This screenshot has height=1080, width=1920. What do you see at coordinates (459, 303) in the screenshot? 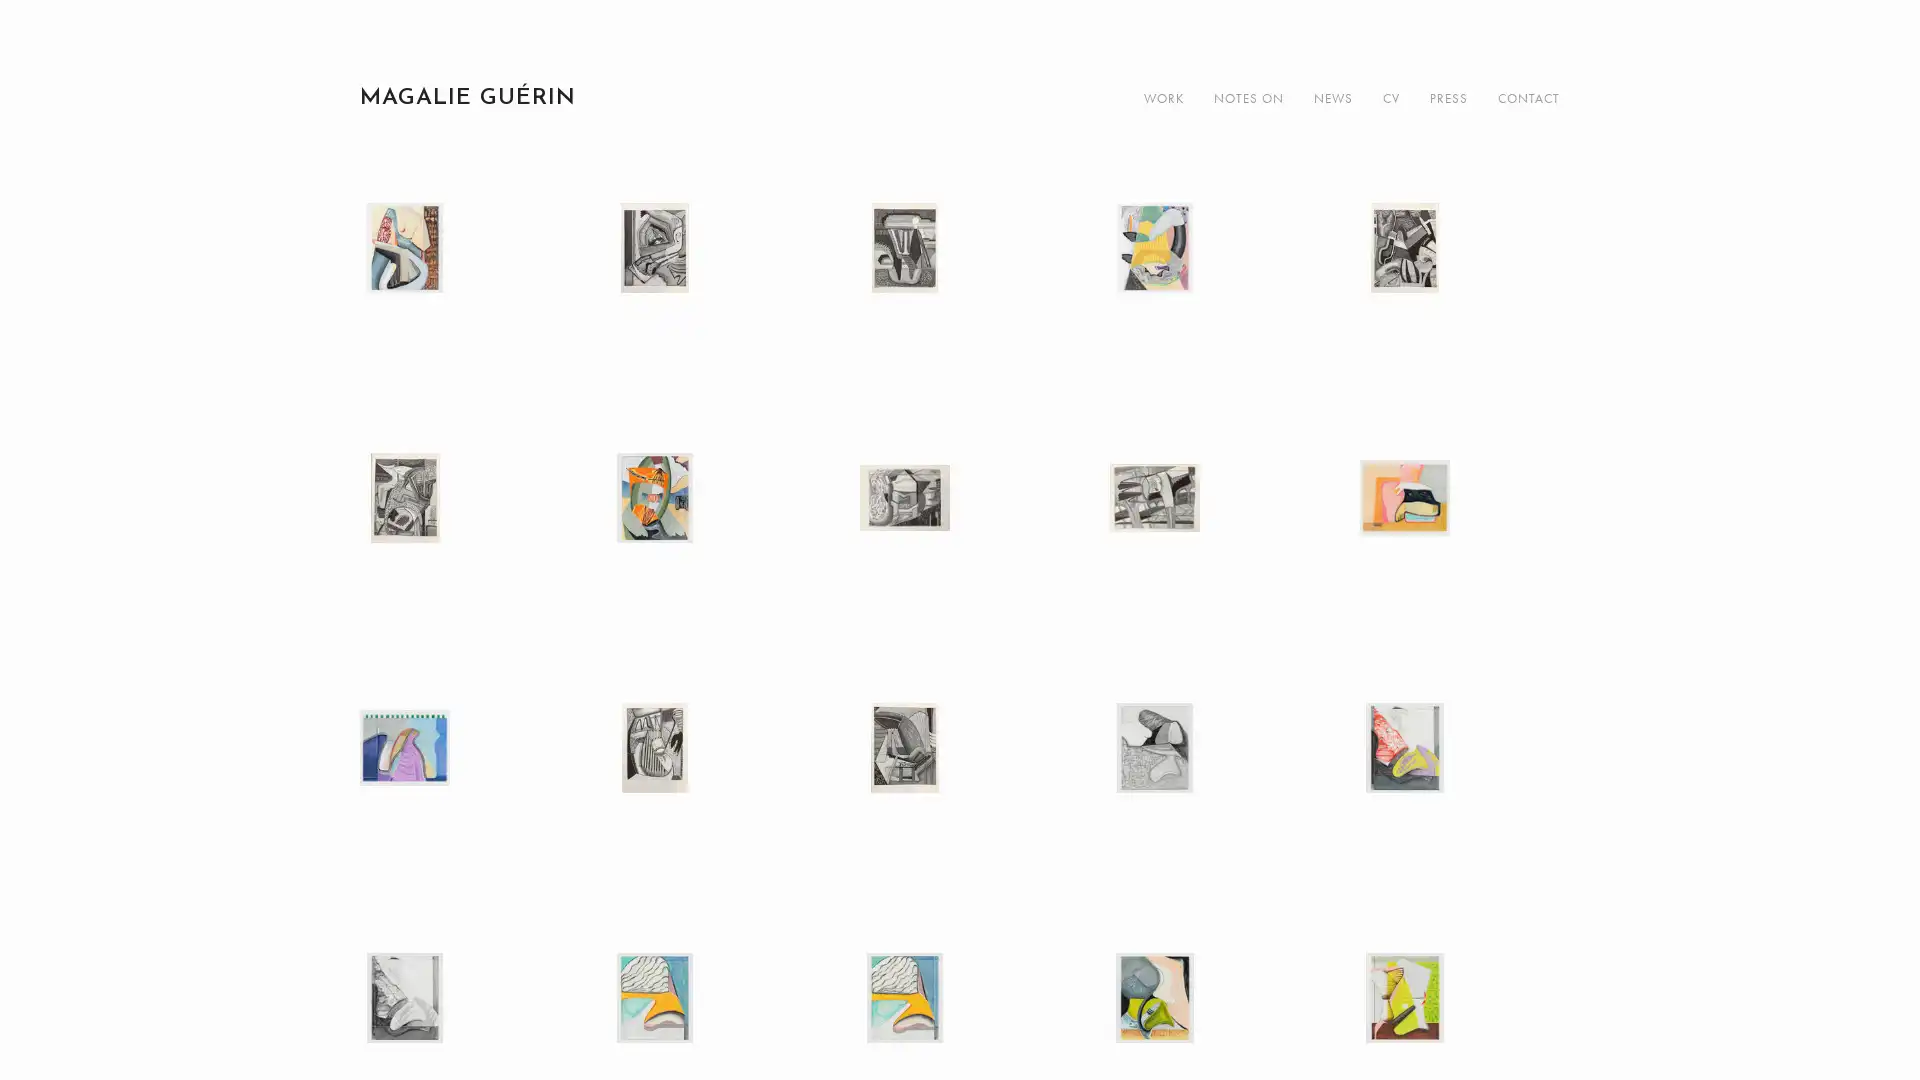
I see `View fullsize Copy Drawing (hat-Flintstones), 2017` at bounding box center [459, 303].